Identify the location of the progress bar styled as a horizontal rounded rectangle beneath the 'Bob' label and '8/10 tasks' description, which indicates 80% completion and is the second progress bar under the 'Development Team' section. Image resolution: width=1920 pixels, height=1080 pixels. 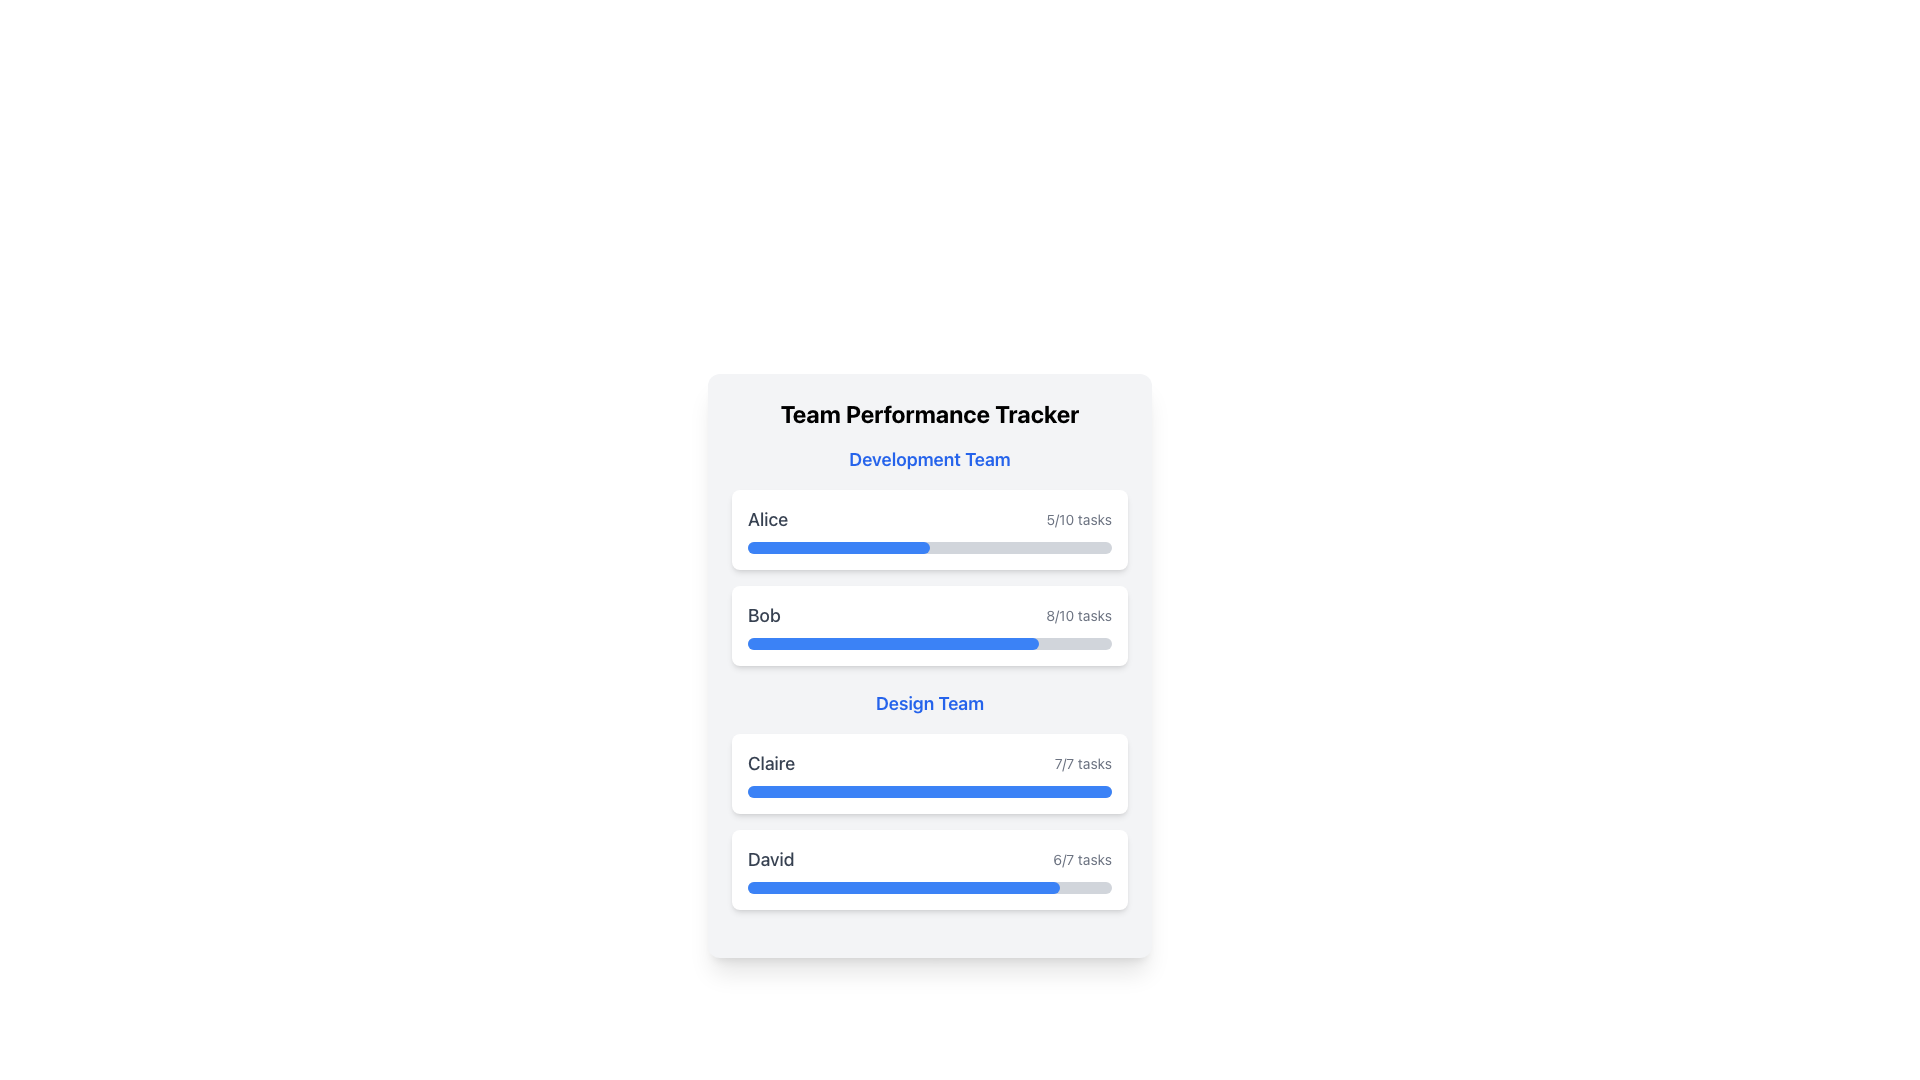
(929, 644).